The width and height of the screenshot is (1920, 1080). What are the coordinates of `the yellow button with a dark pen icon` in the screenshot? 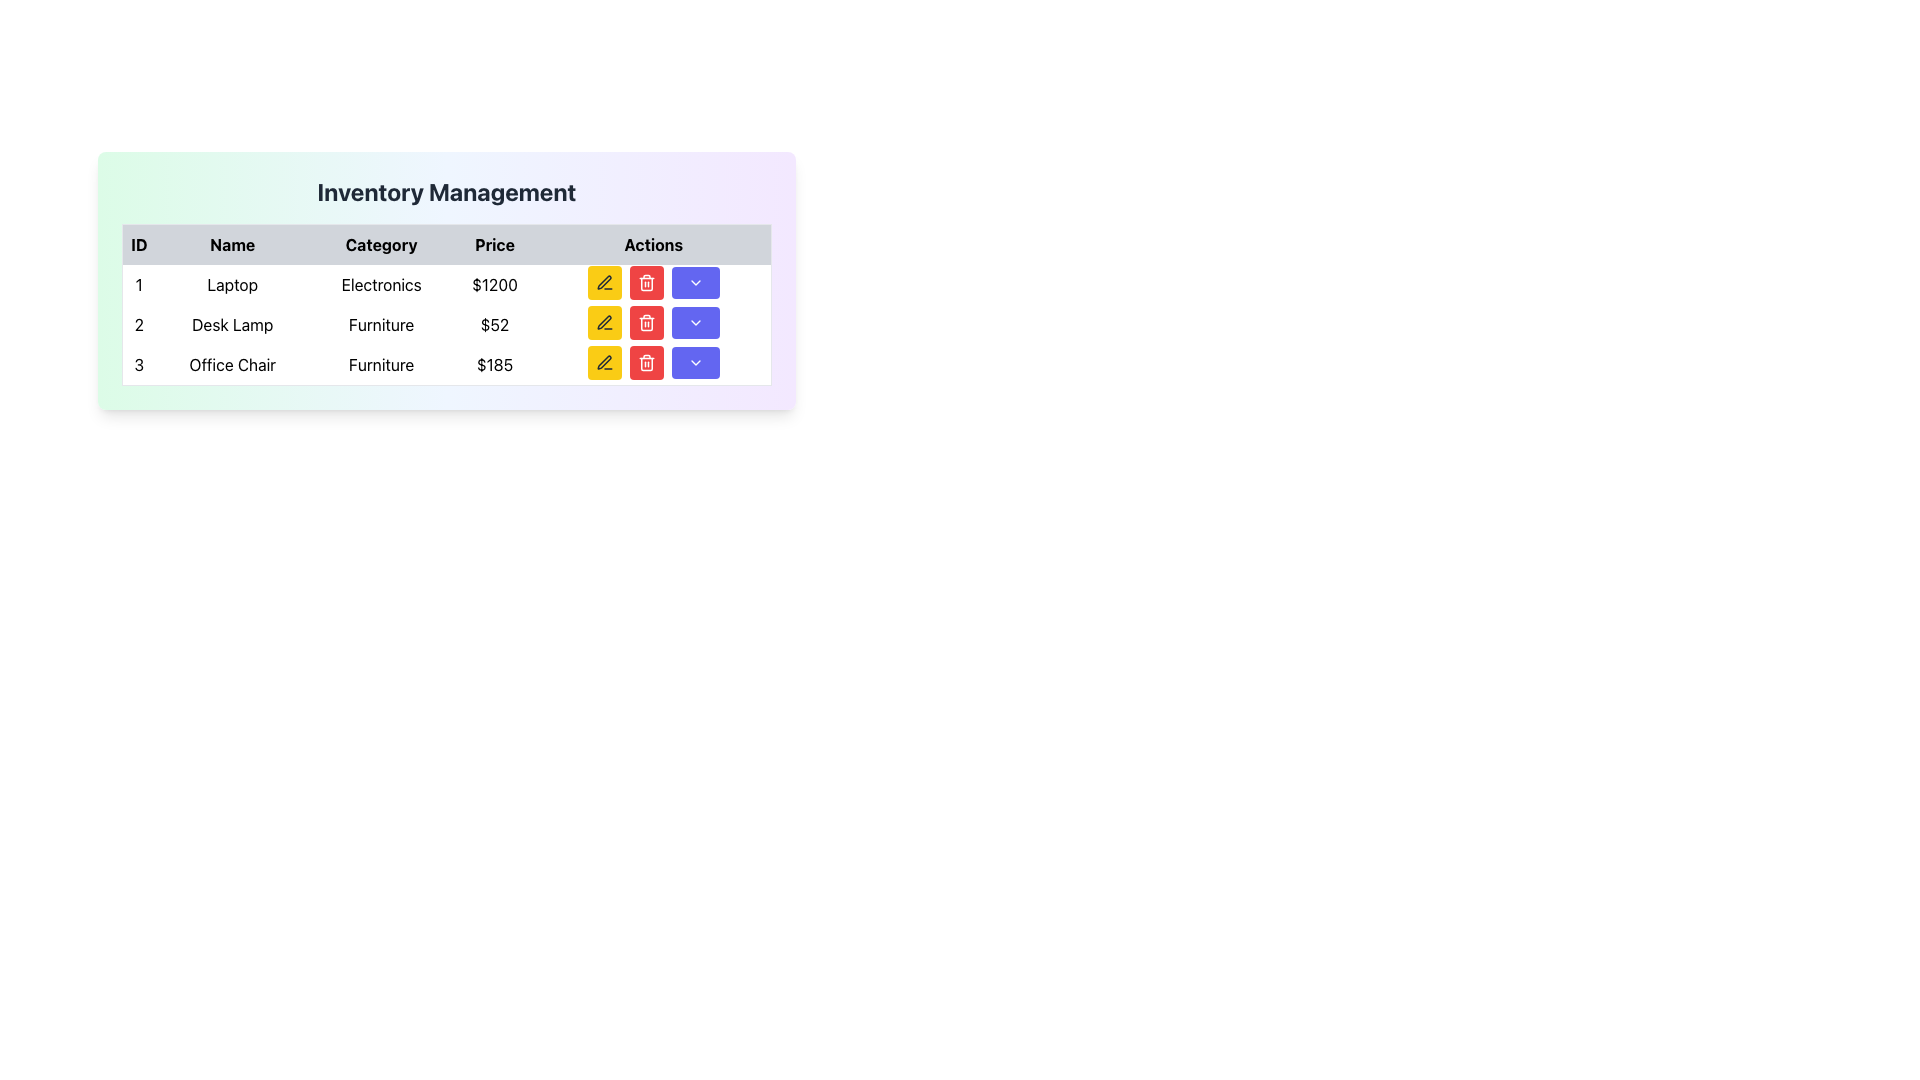 It's located at (603, 282).